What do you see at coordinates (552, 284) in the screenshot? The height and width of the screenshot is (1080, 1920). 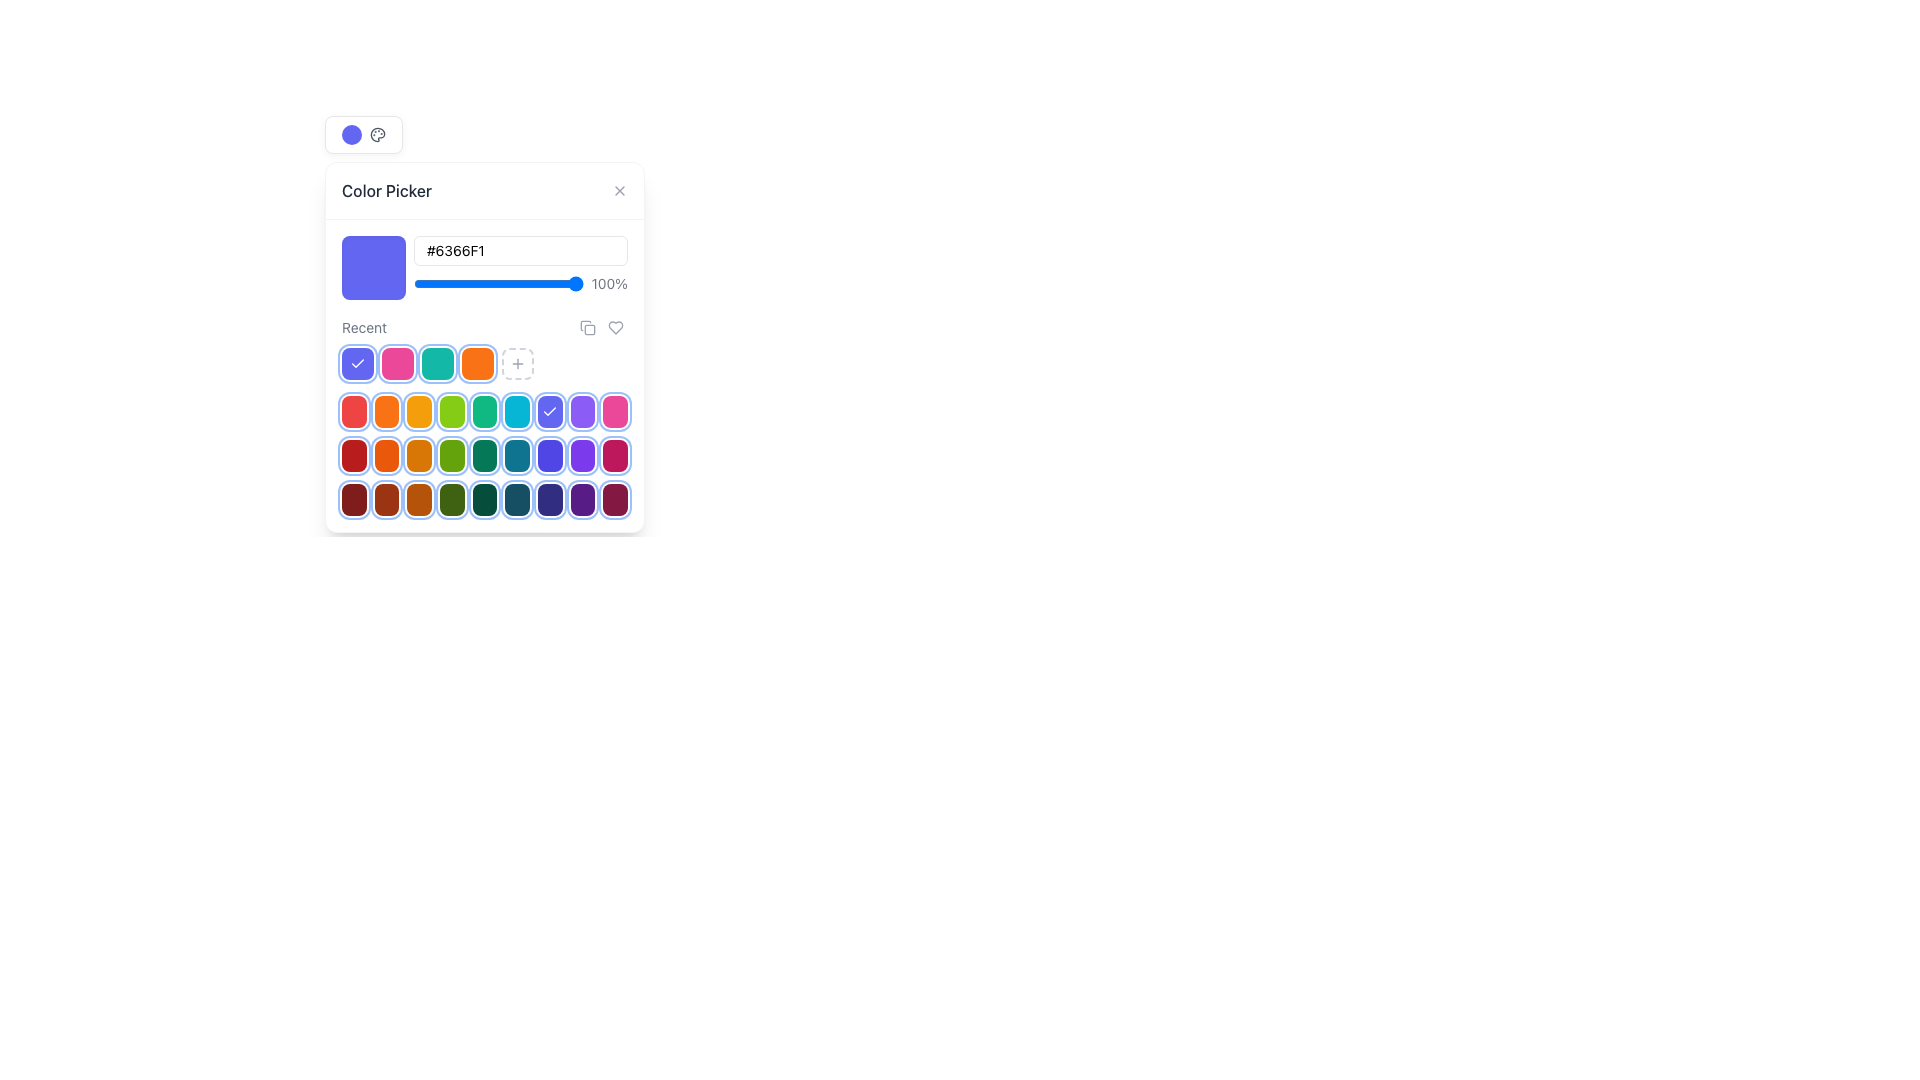 I see `the slider` at bounding box center [552, 284].